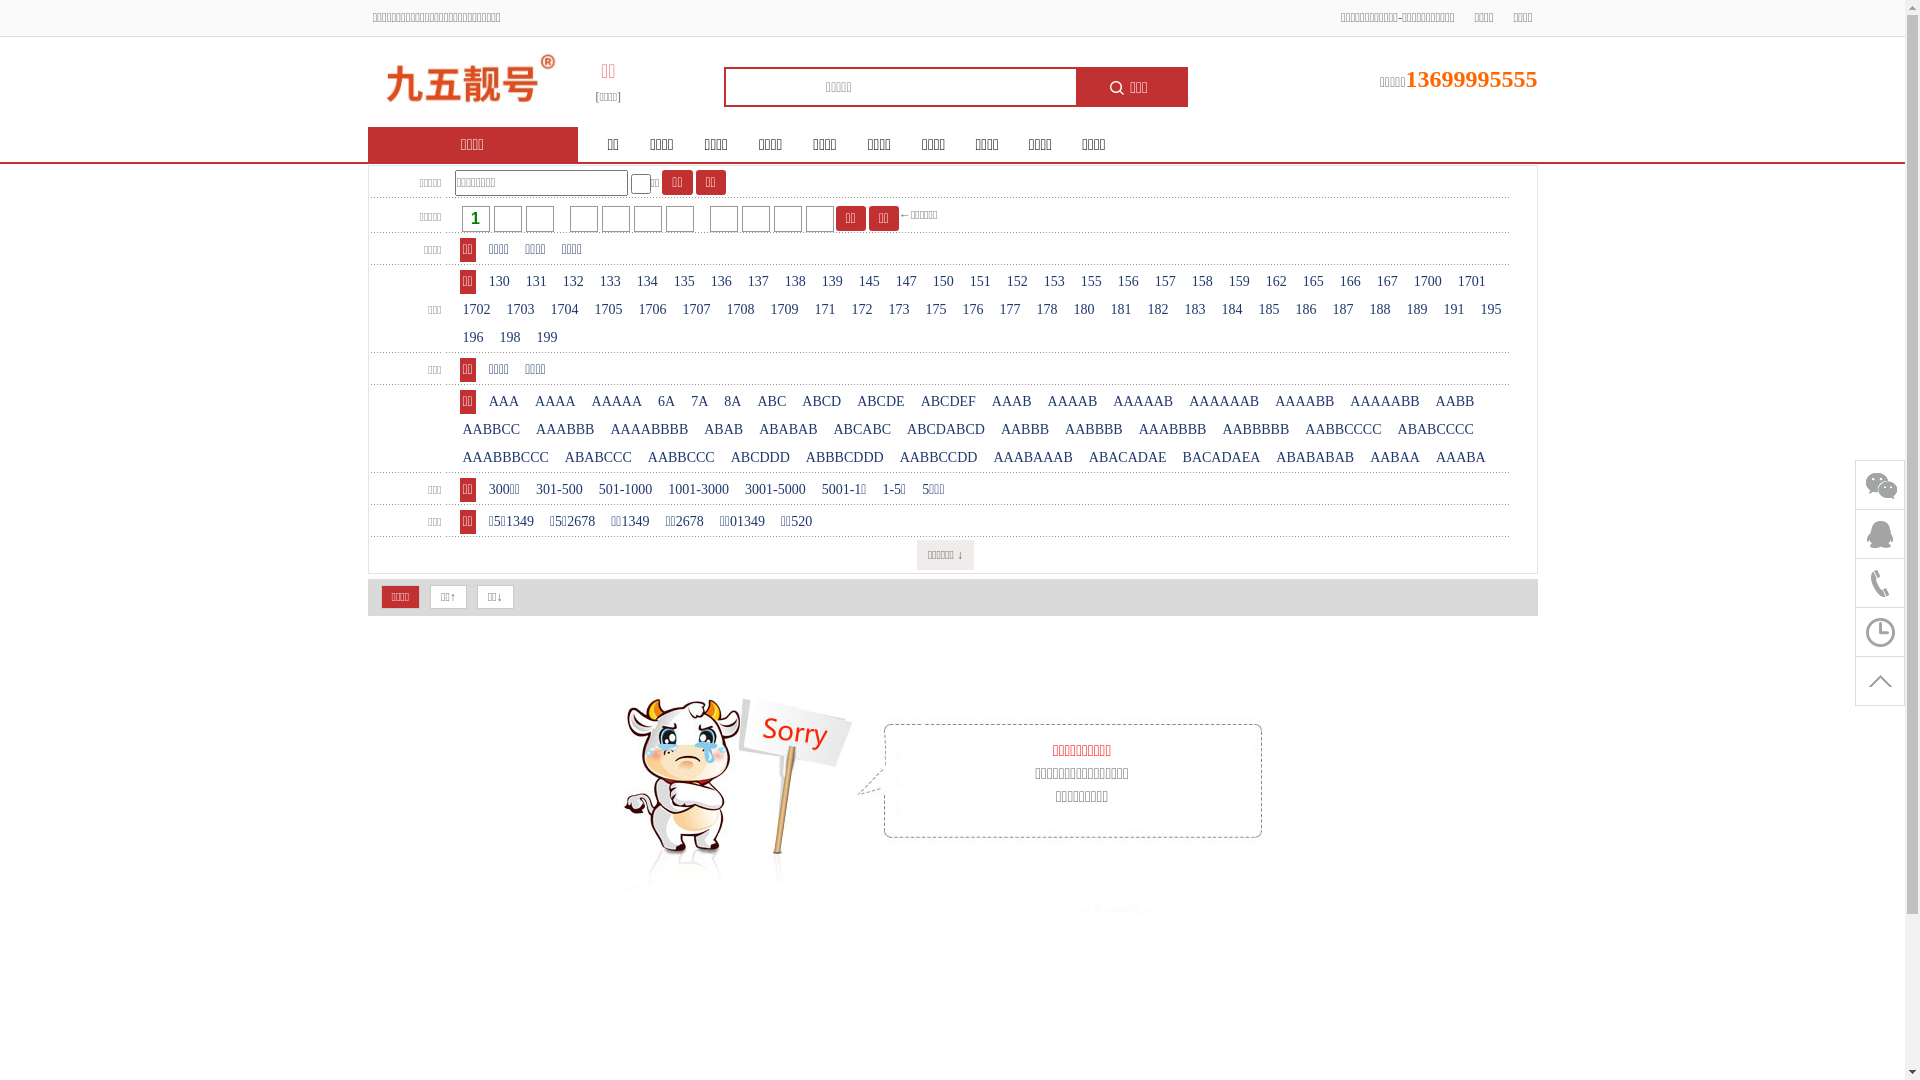 Image resolution: width=1920 pixels, height=1080 pixels. What do you see at coordinates (1416, 309) in the screenshot?
I see `'189'` at bounding box center [1416, 309].